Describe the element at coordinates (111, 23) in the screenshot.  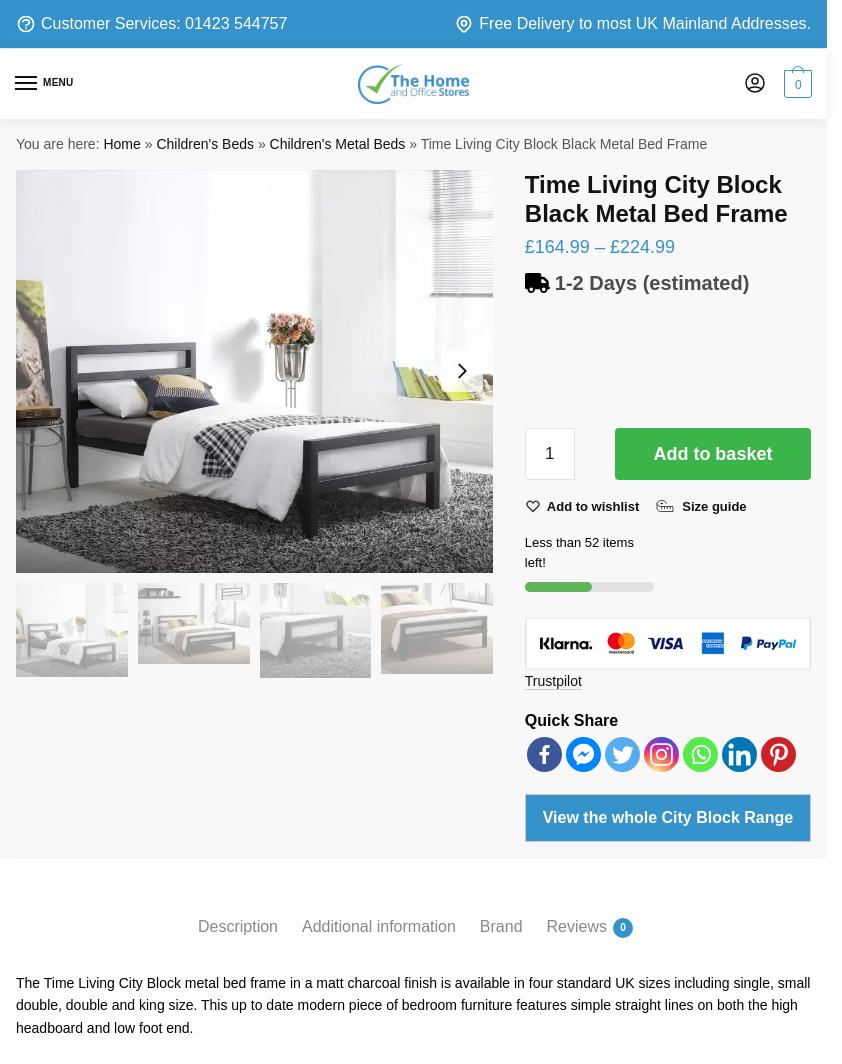
I see `'Customer Services:'` at that location.